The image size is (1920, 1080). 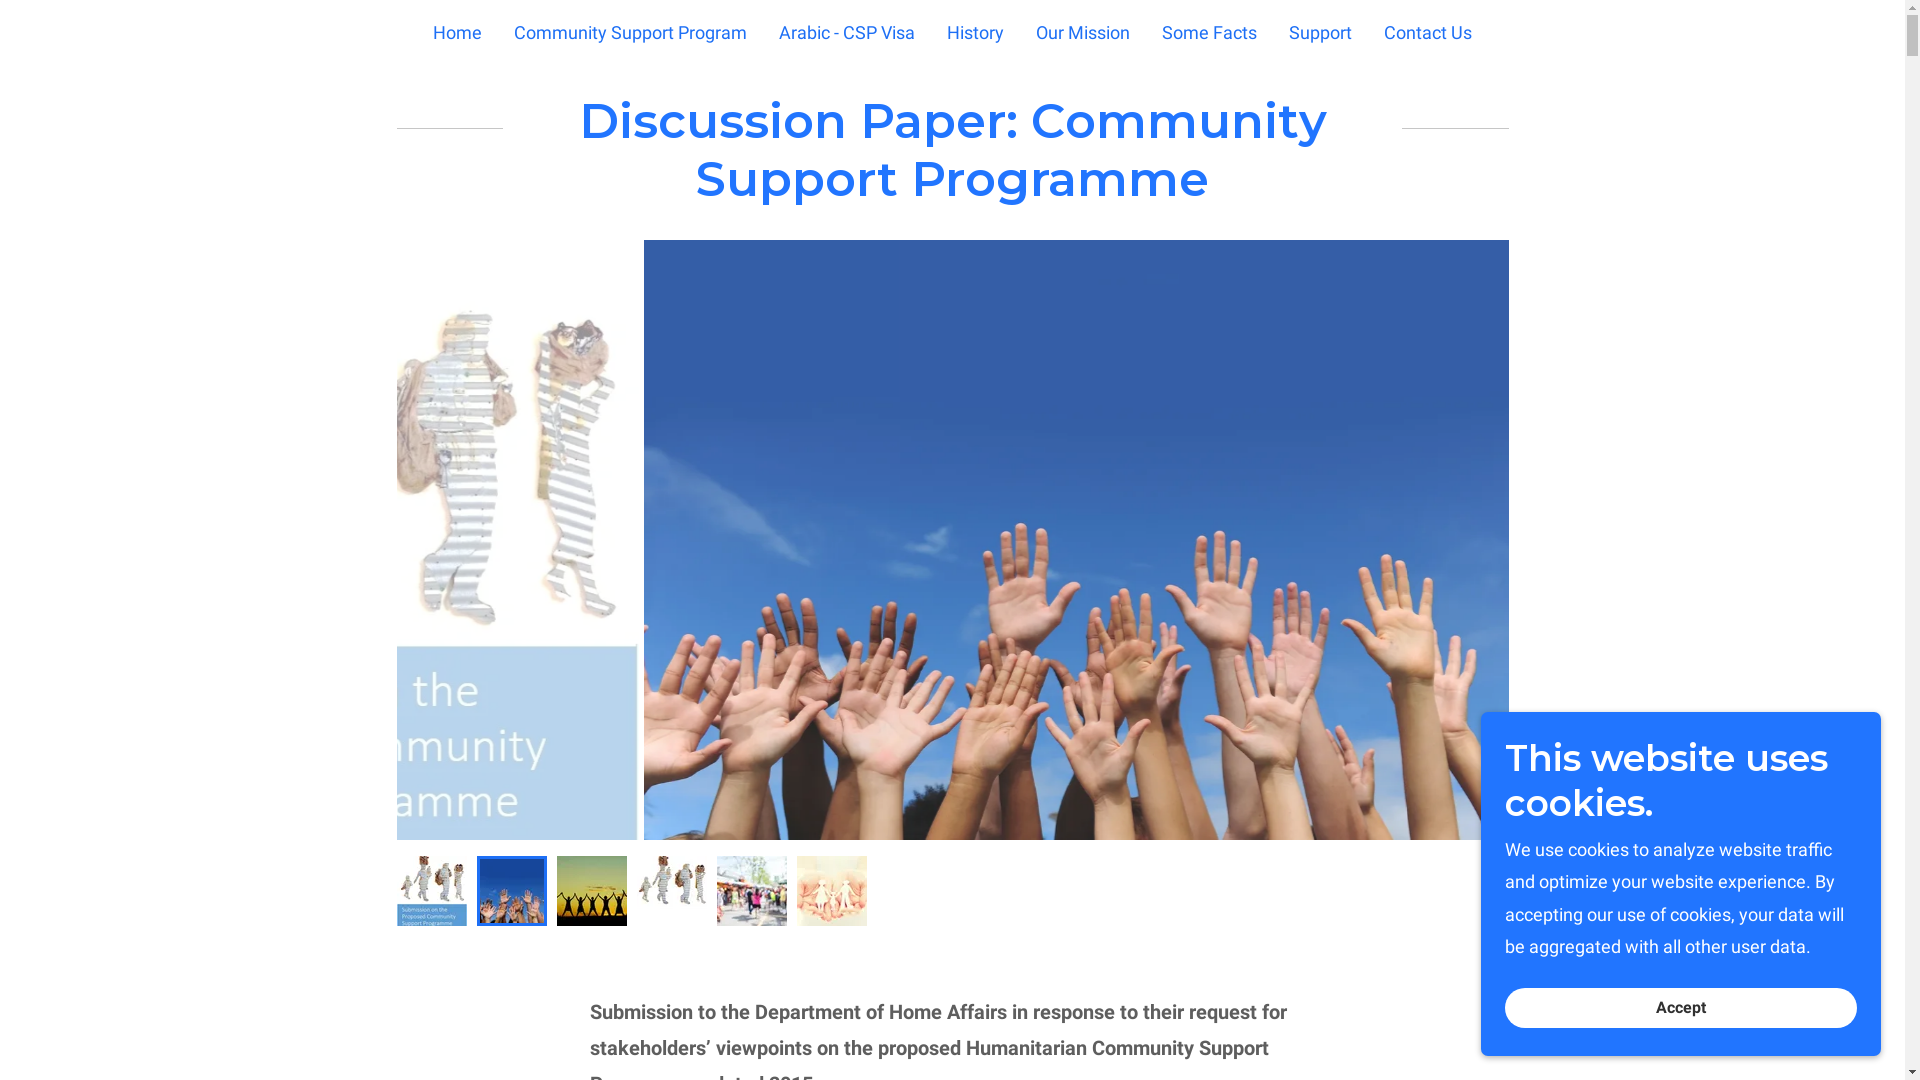 I want to click on 'History', so click(x=975, y=31).